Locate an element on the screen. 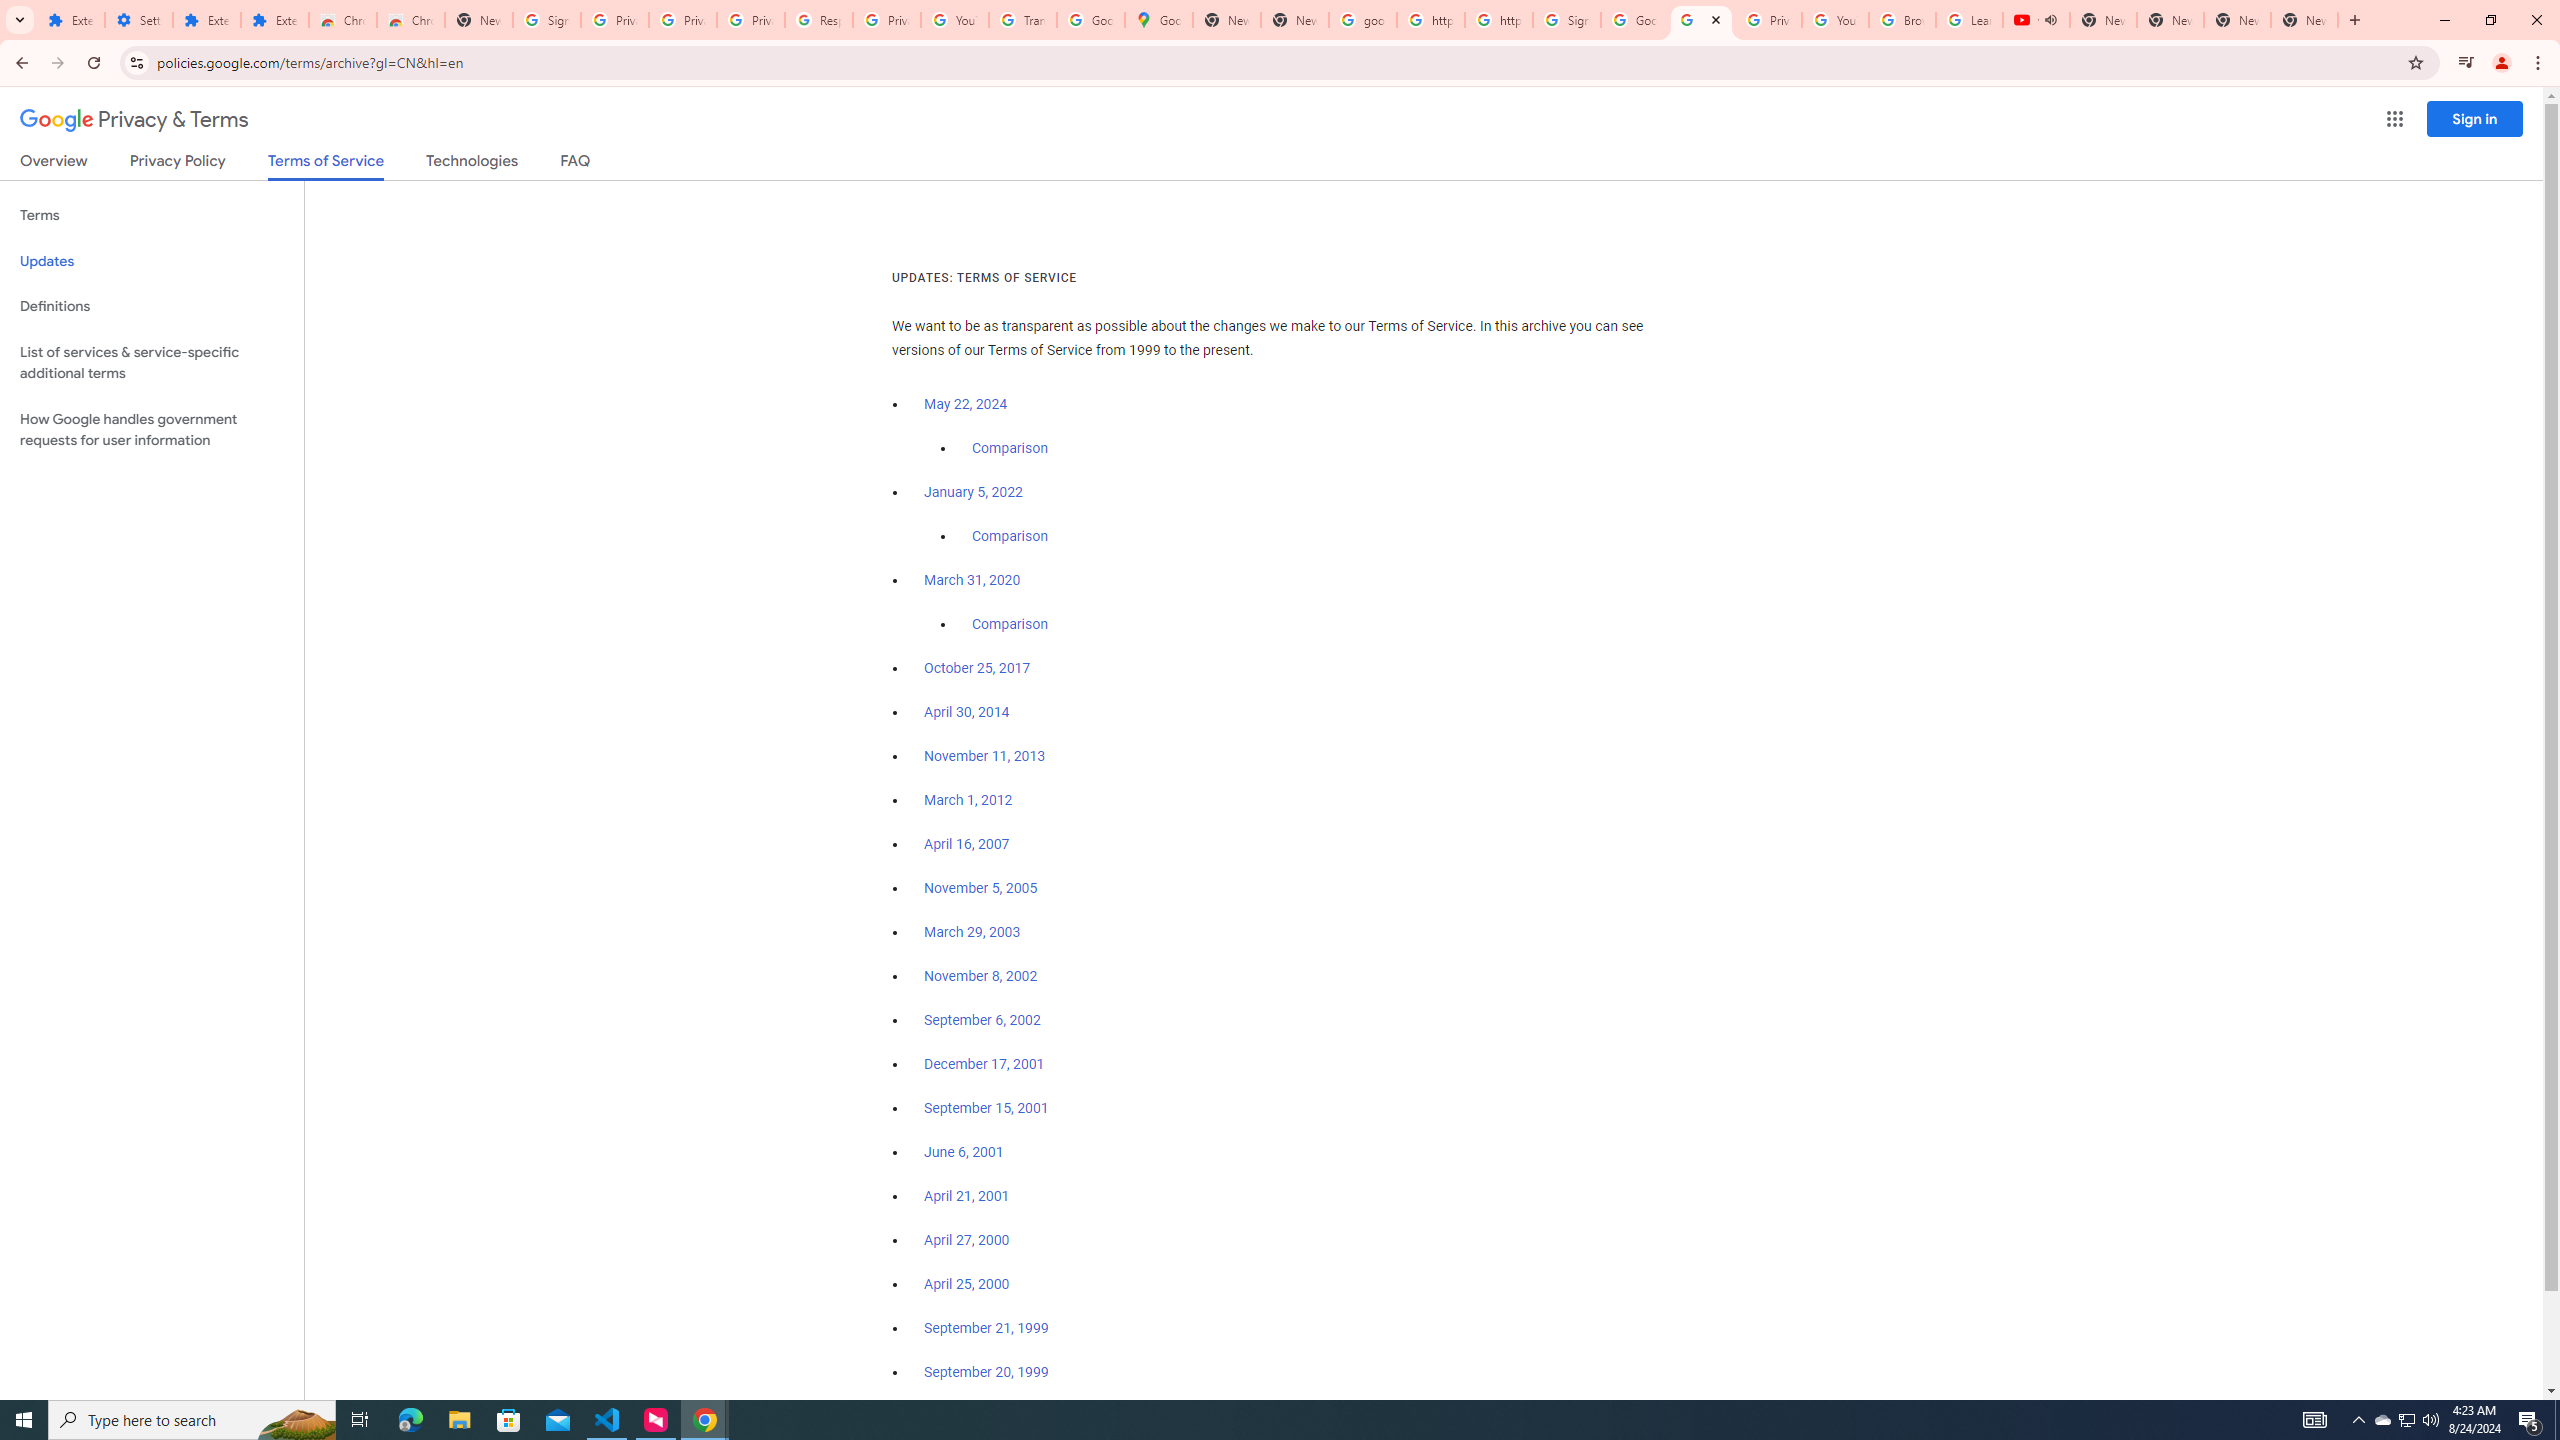 The image size is (2560, 1440). 'Definitions' is located at coordinates (151, 306).